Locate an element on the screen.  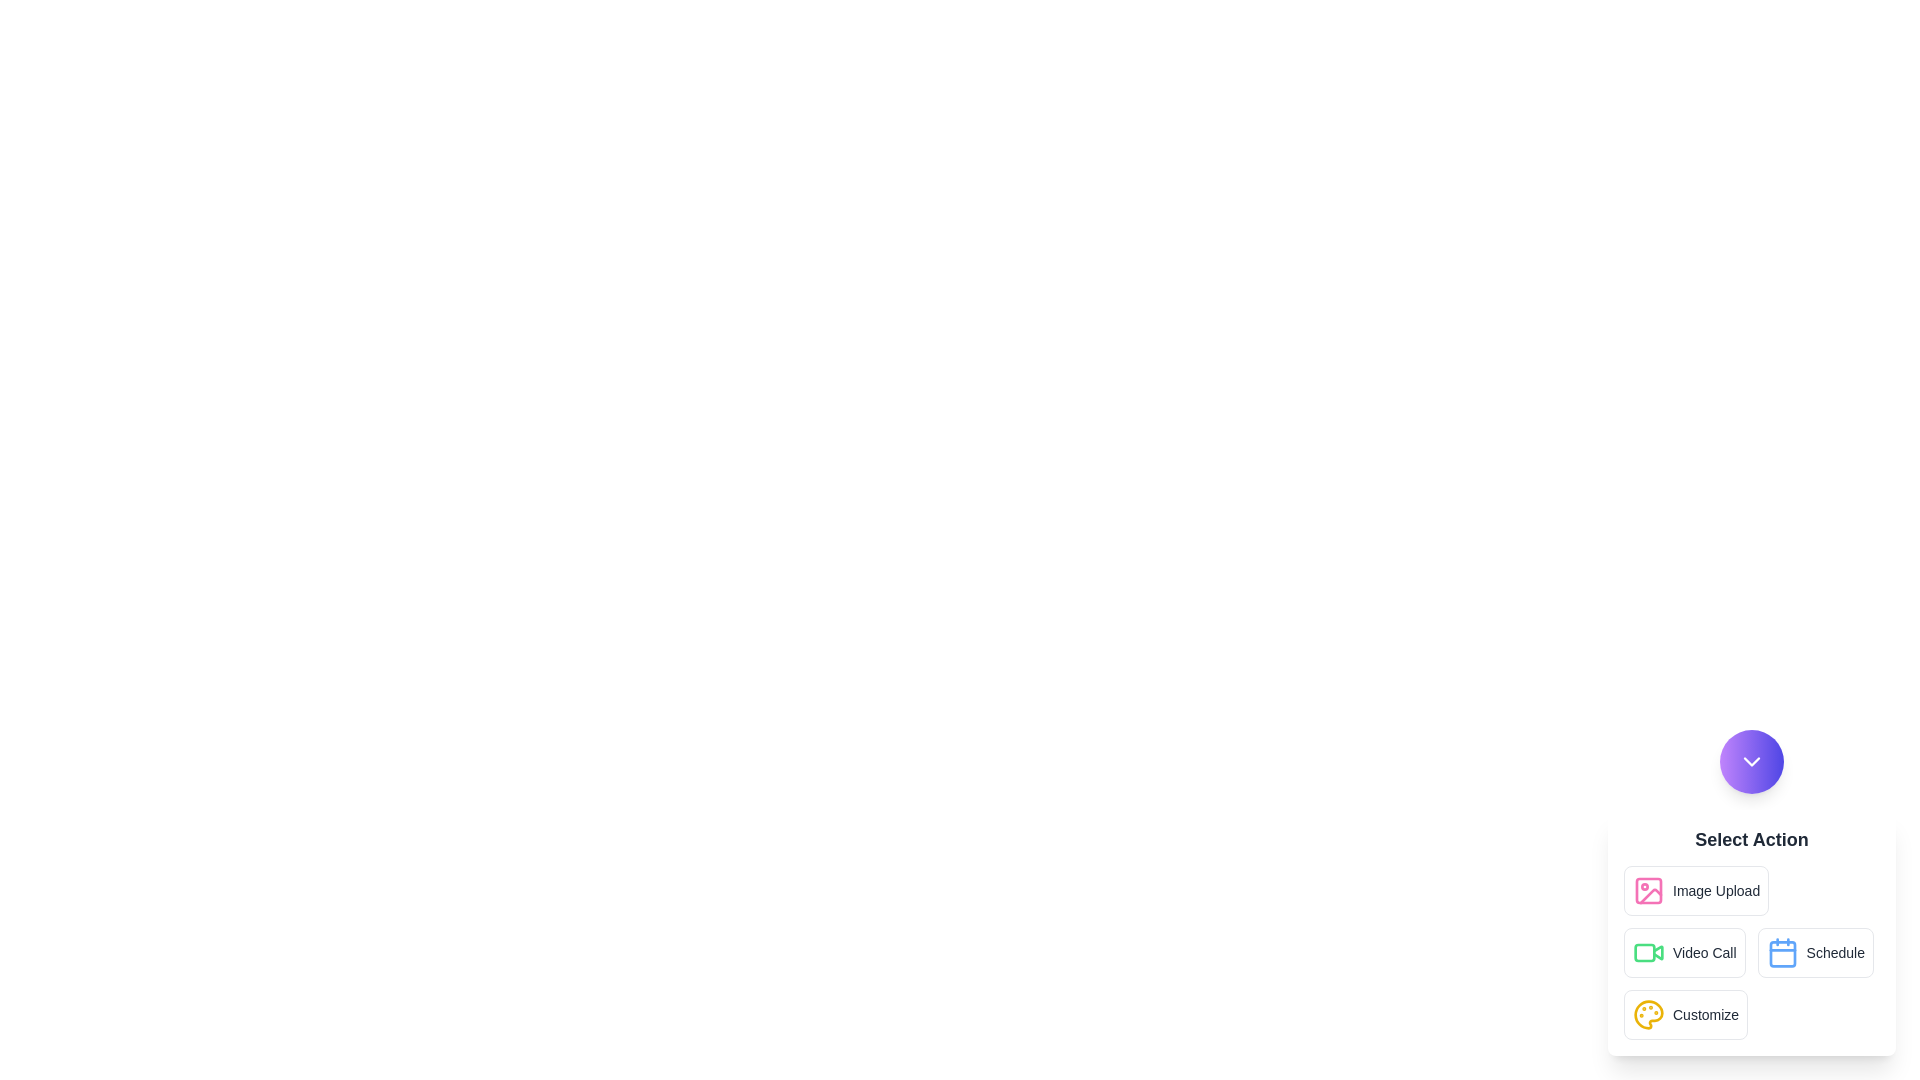
the 'Image Upload' icon, which is part of a rectangular button located at the top left of the action buttons panel is located at coordinates (1649, 890).